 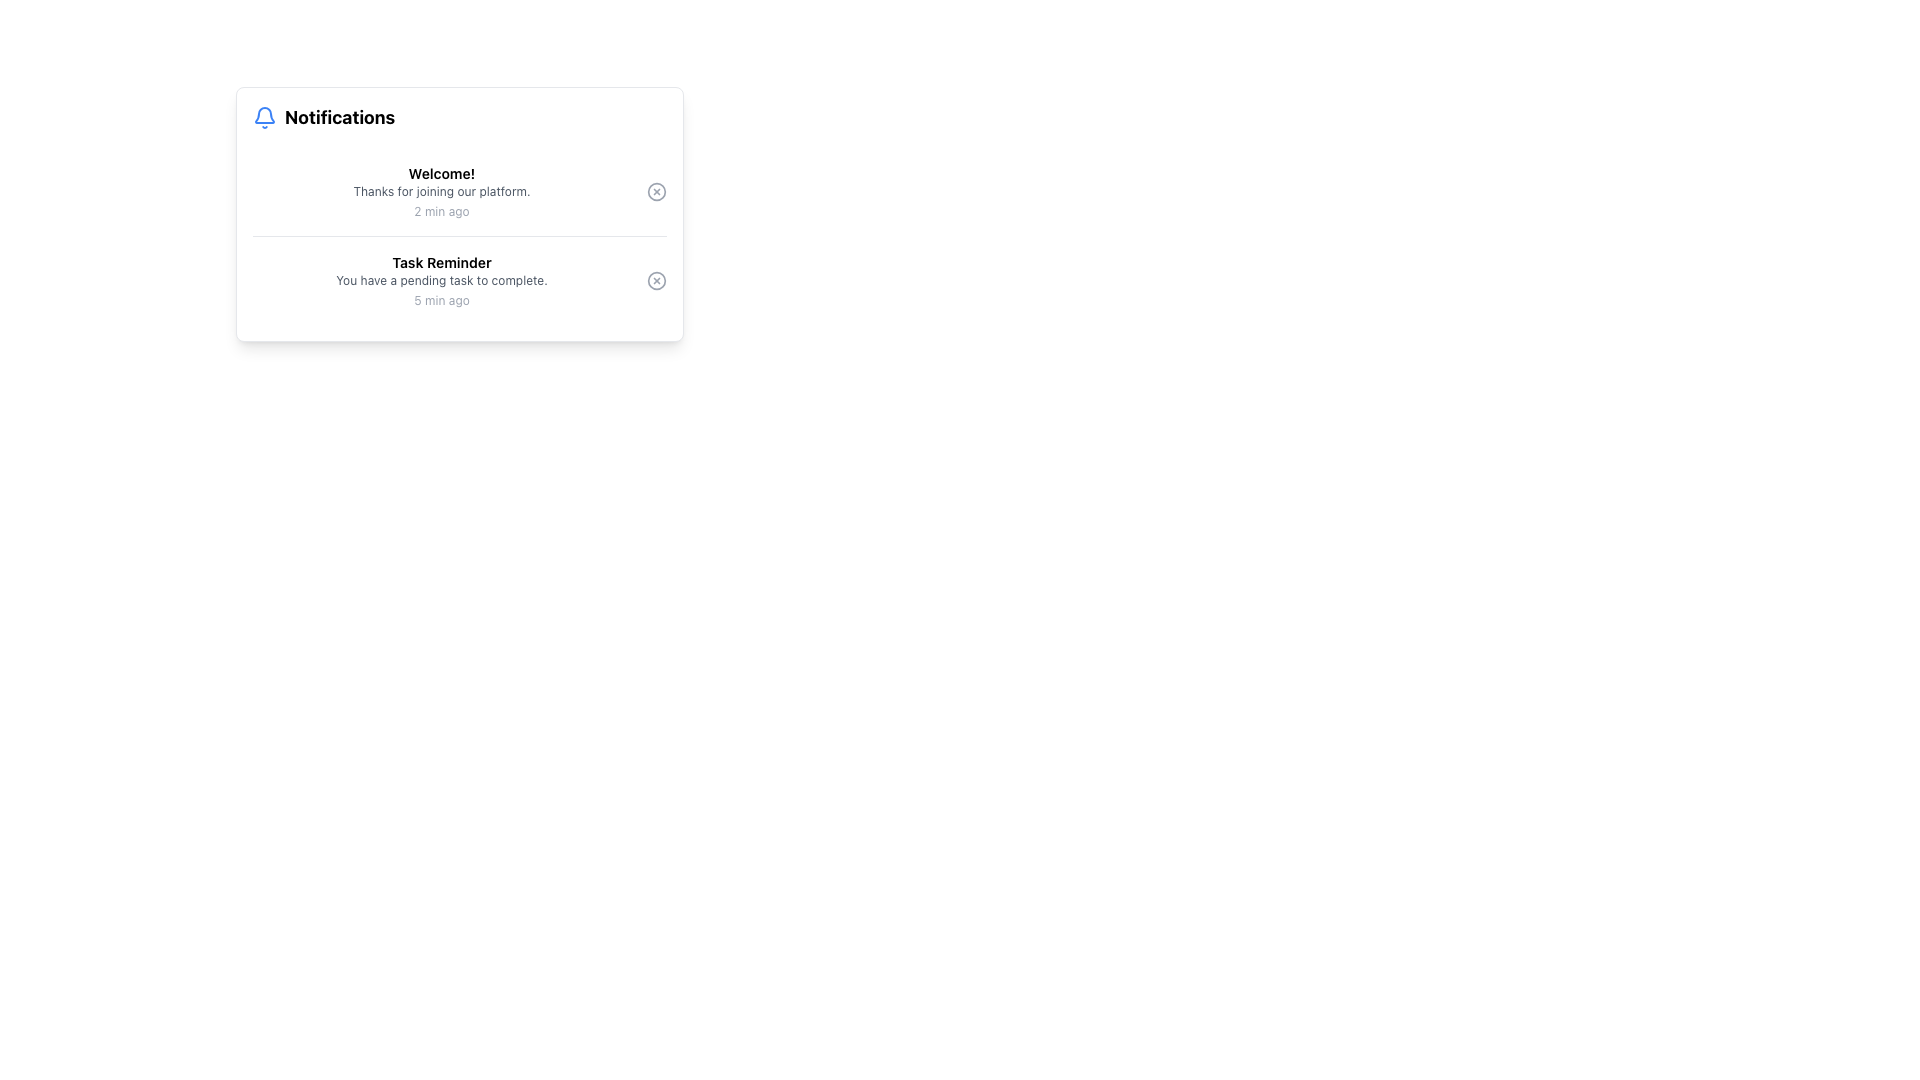 What do you see at coordinates (440, 281) in the screenshot?
I see `notification message that contains 'Task Reminder', 'You have a pending task to complete.', and '5 min ago', located in the center-left section of the notification panel` at bounding box center [440, 281].